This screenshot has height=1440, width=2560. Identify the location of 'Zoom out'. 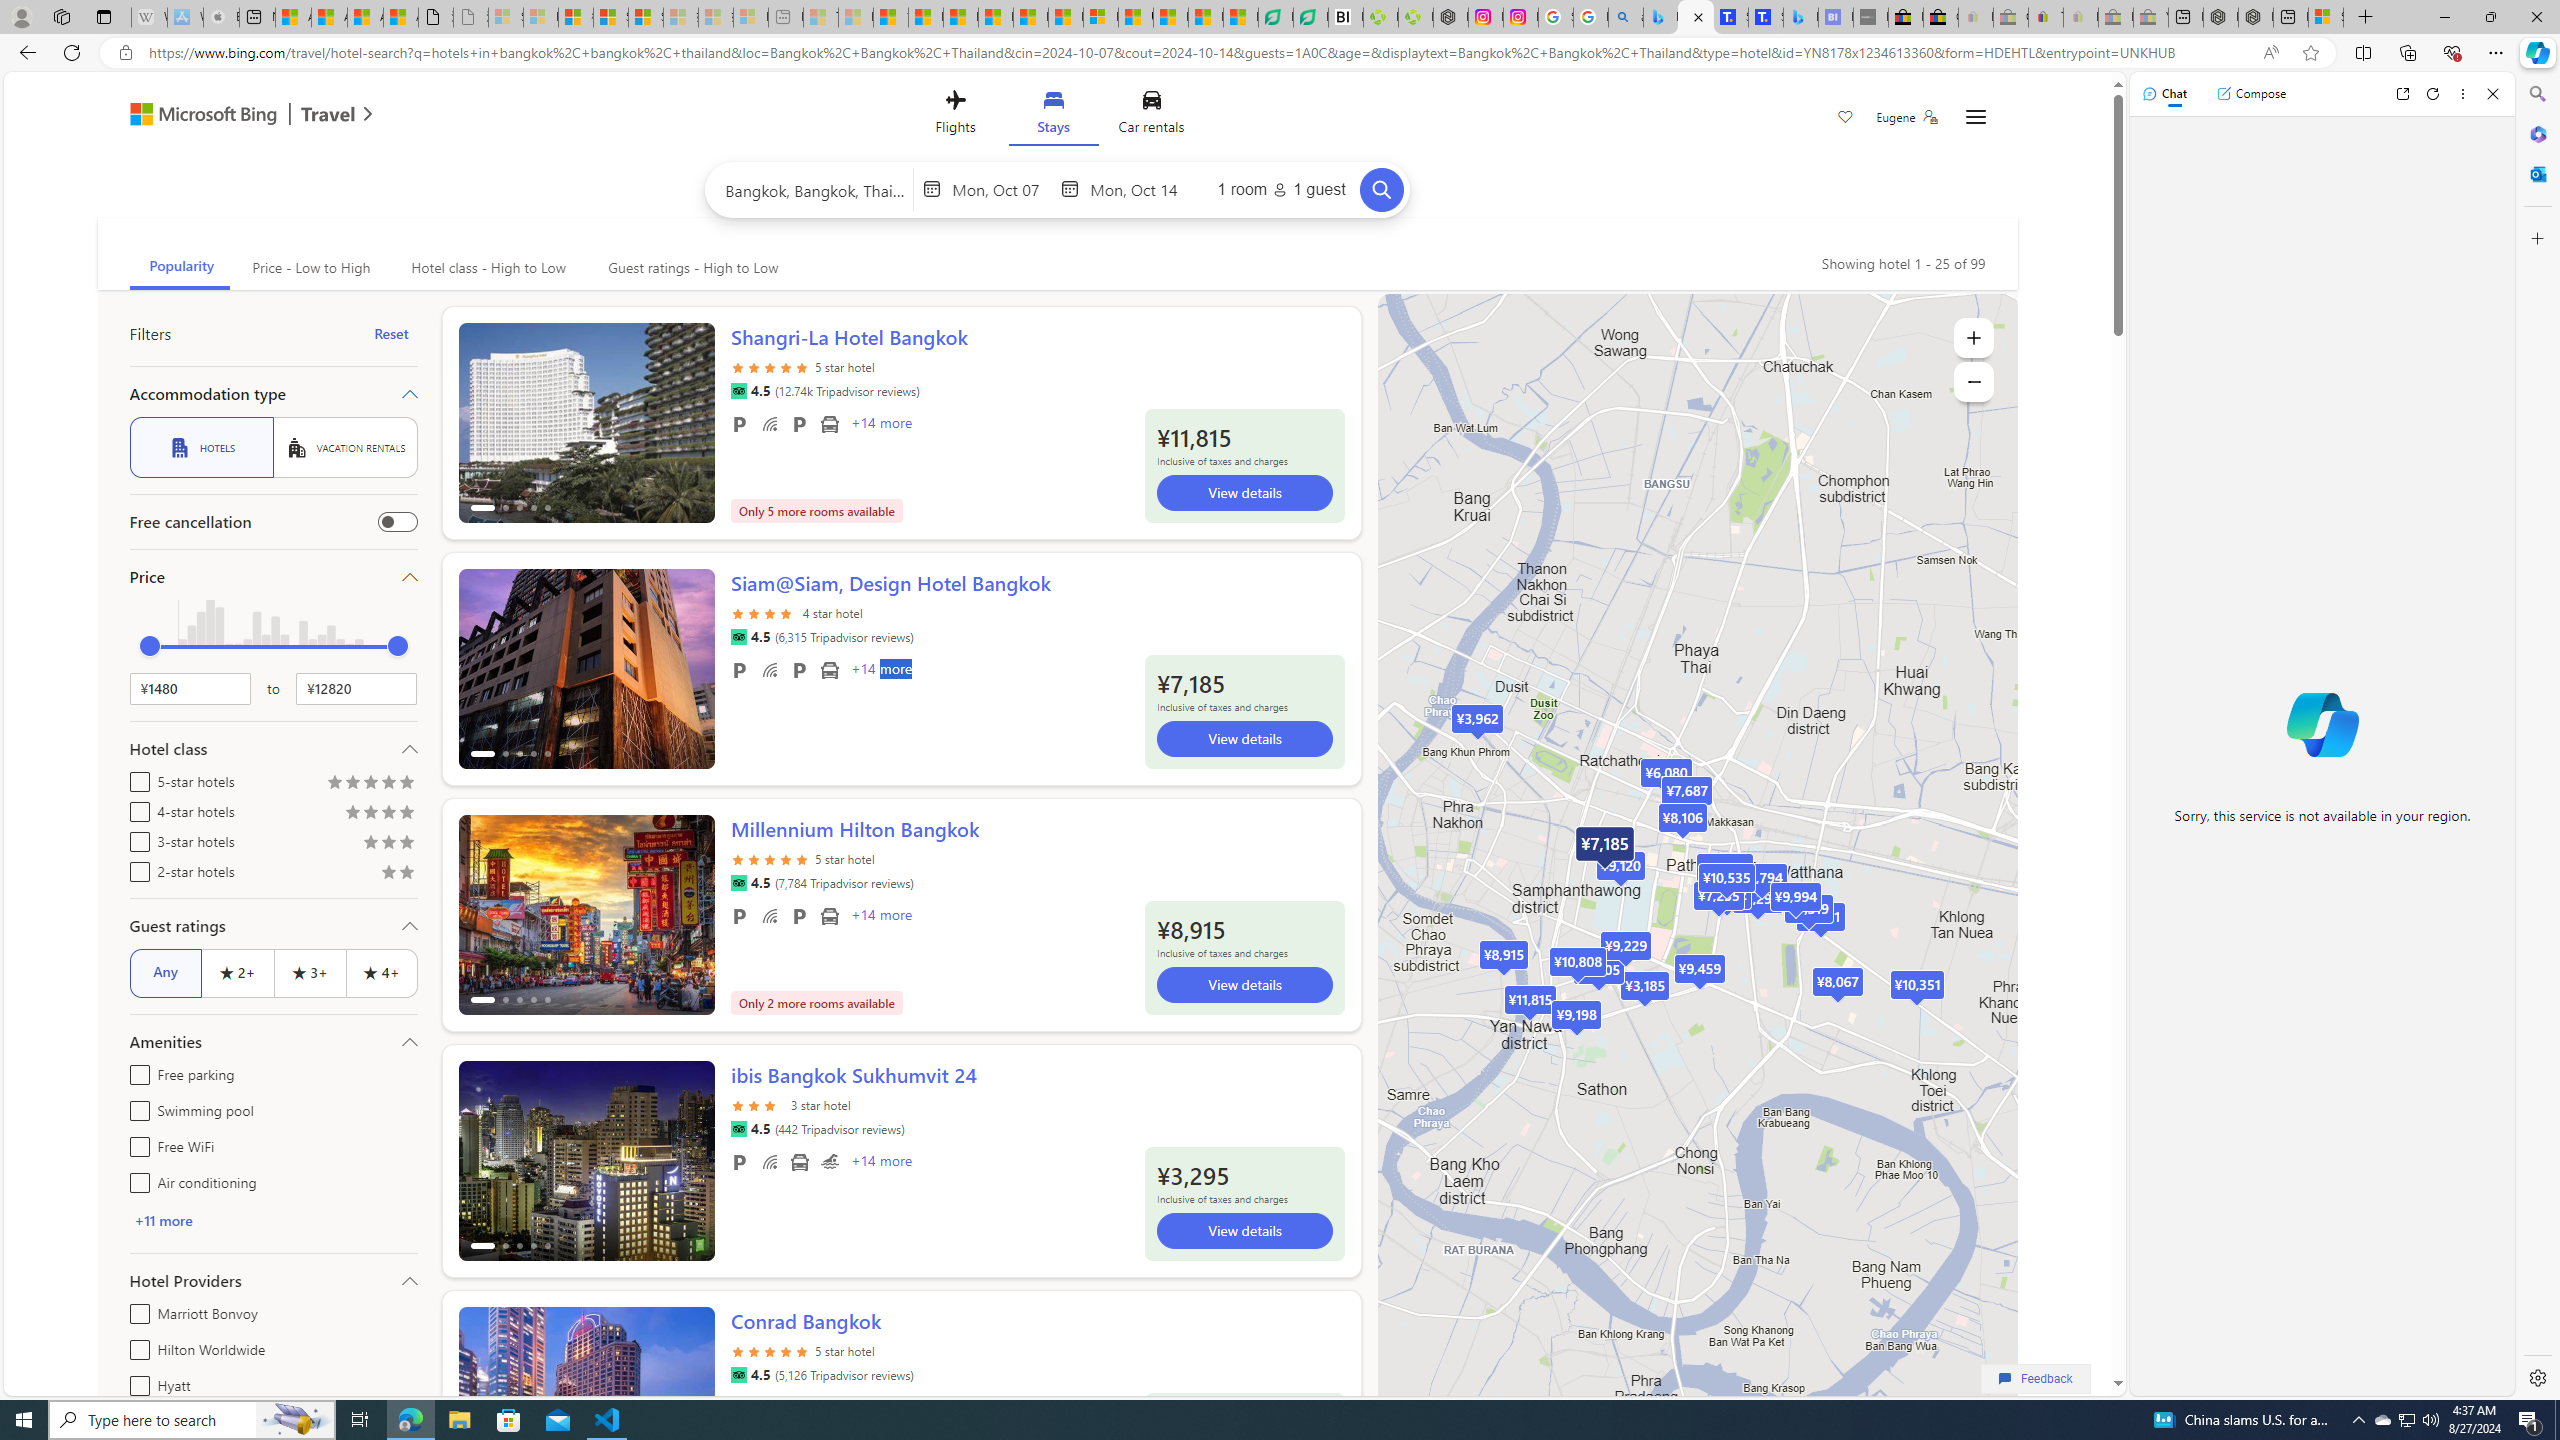
(1972, 380).